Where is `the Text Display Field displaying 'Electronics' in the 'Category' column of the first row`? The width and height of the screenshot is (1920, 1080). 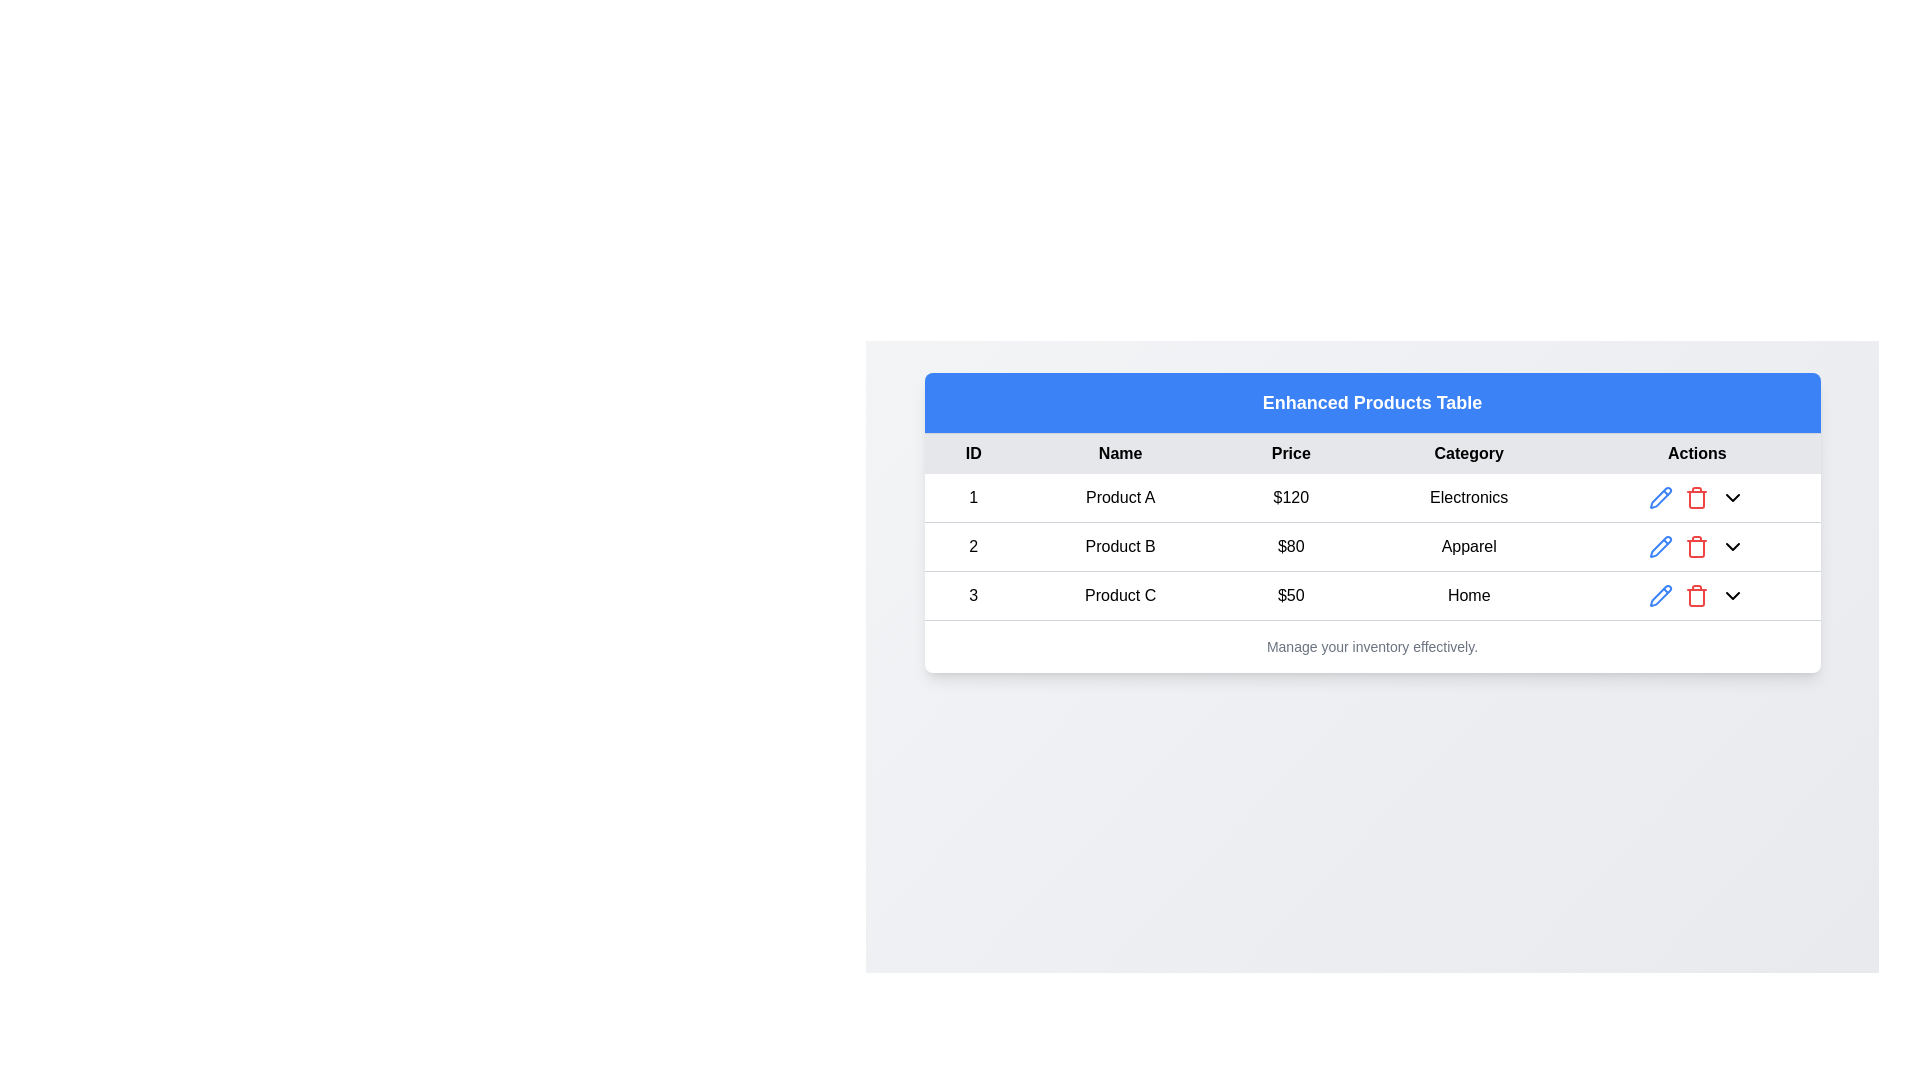 the Text Display Field displaying 'Electronics' in the 'Category' column of the first row is located at coordinates (1469, 497).